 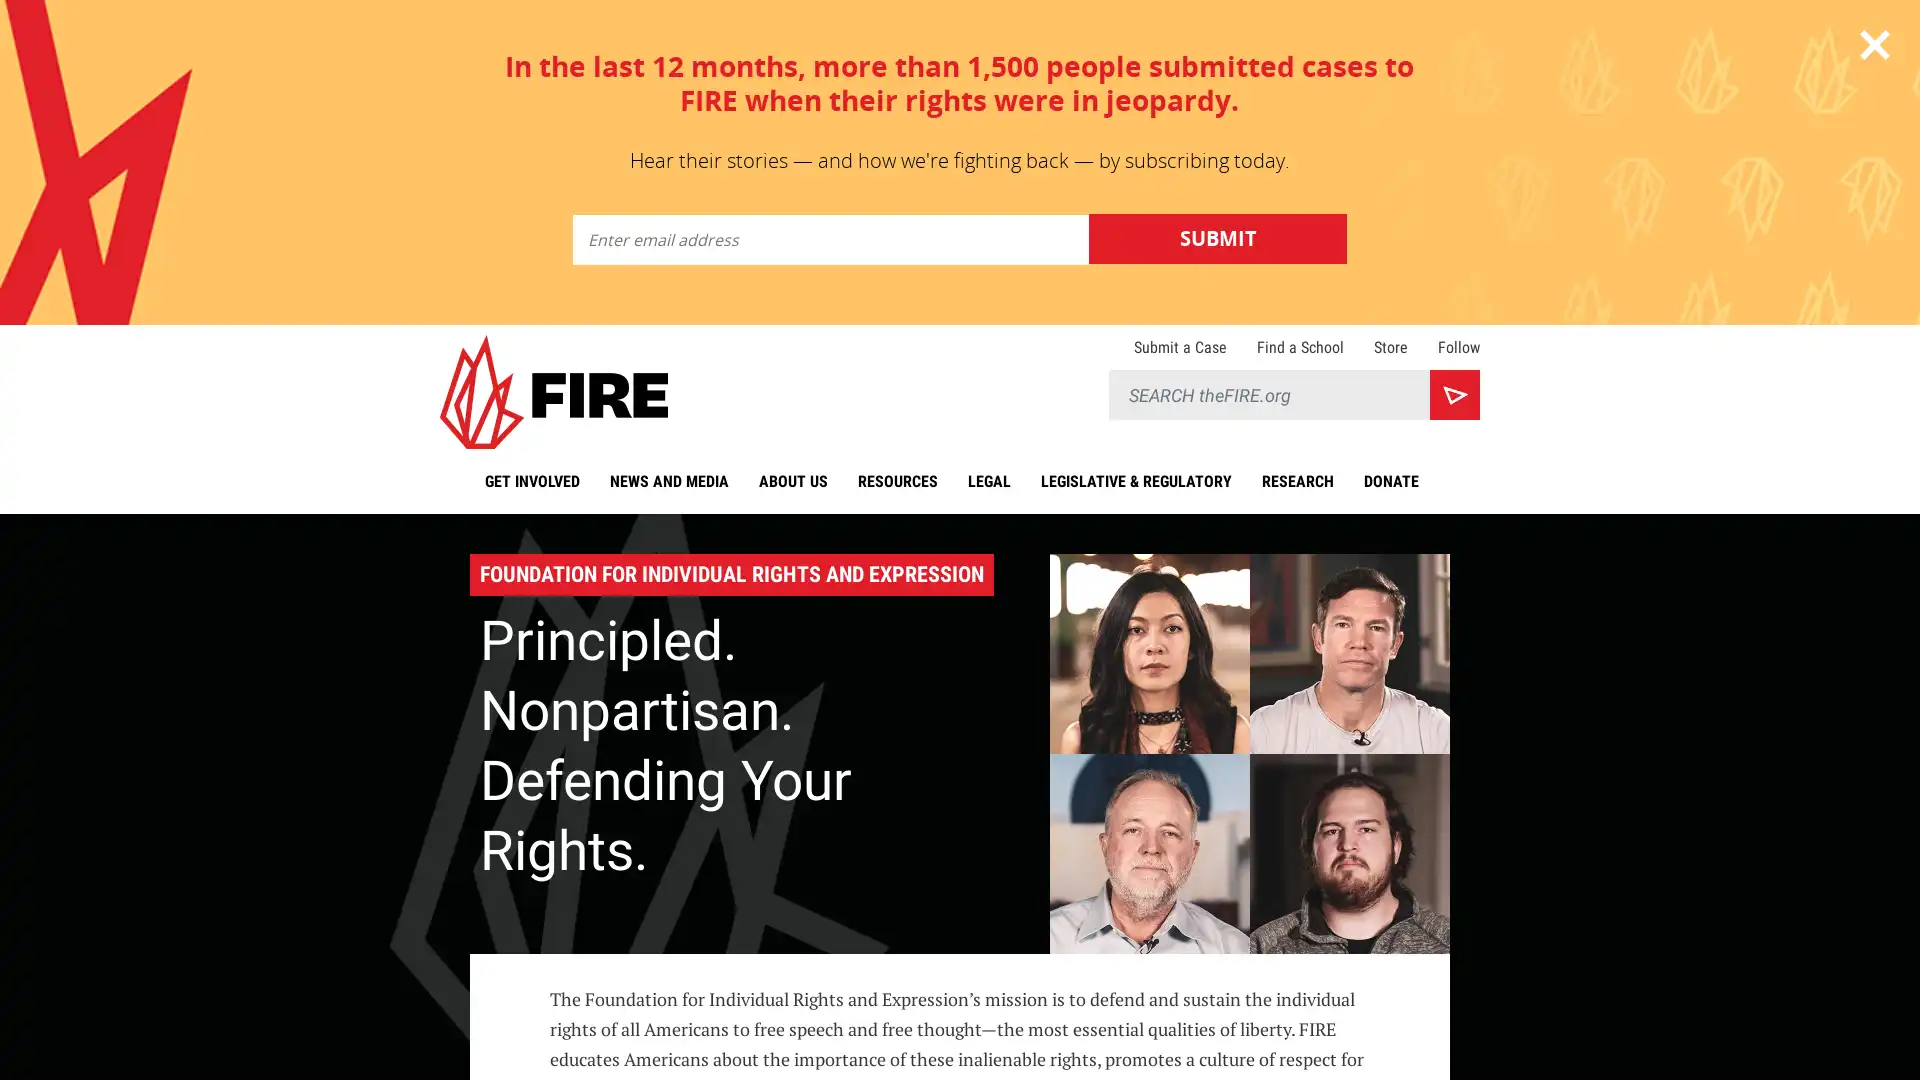 I want to click on Submit, so click(x=1217, y=238).